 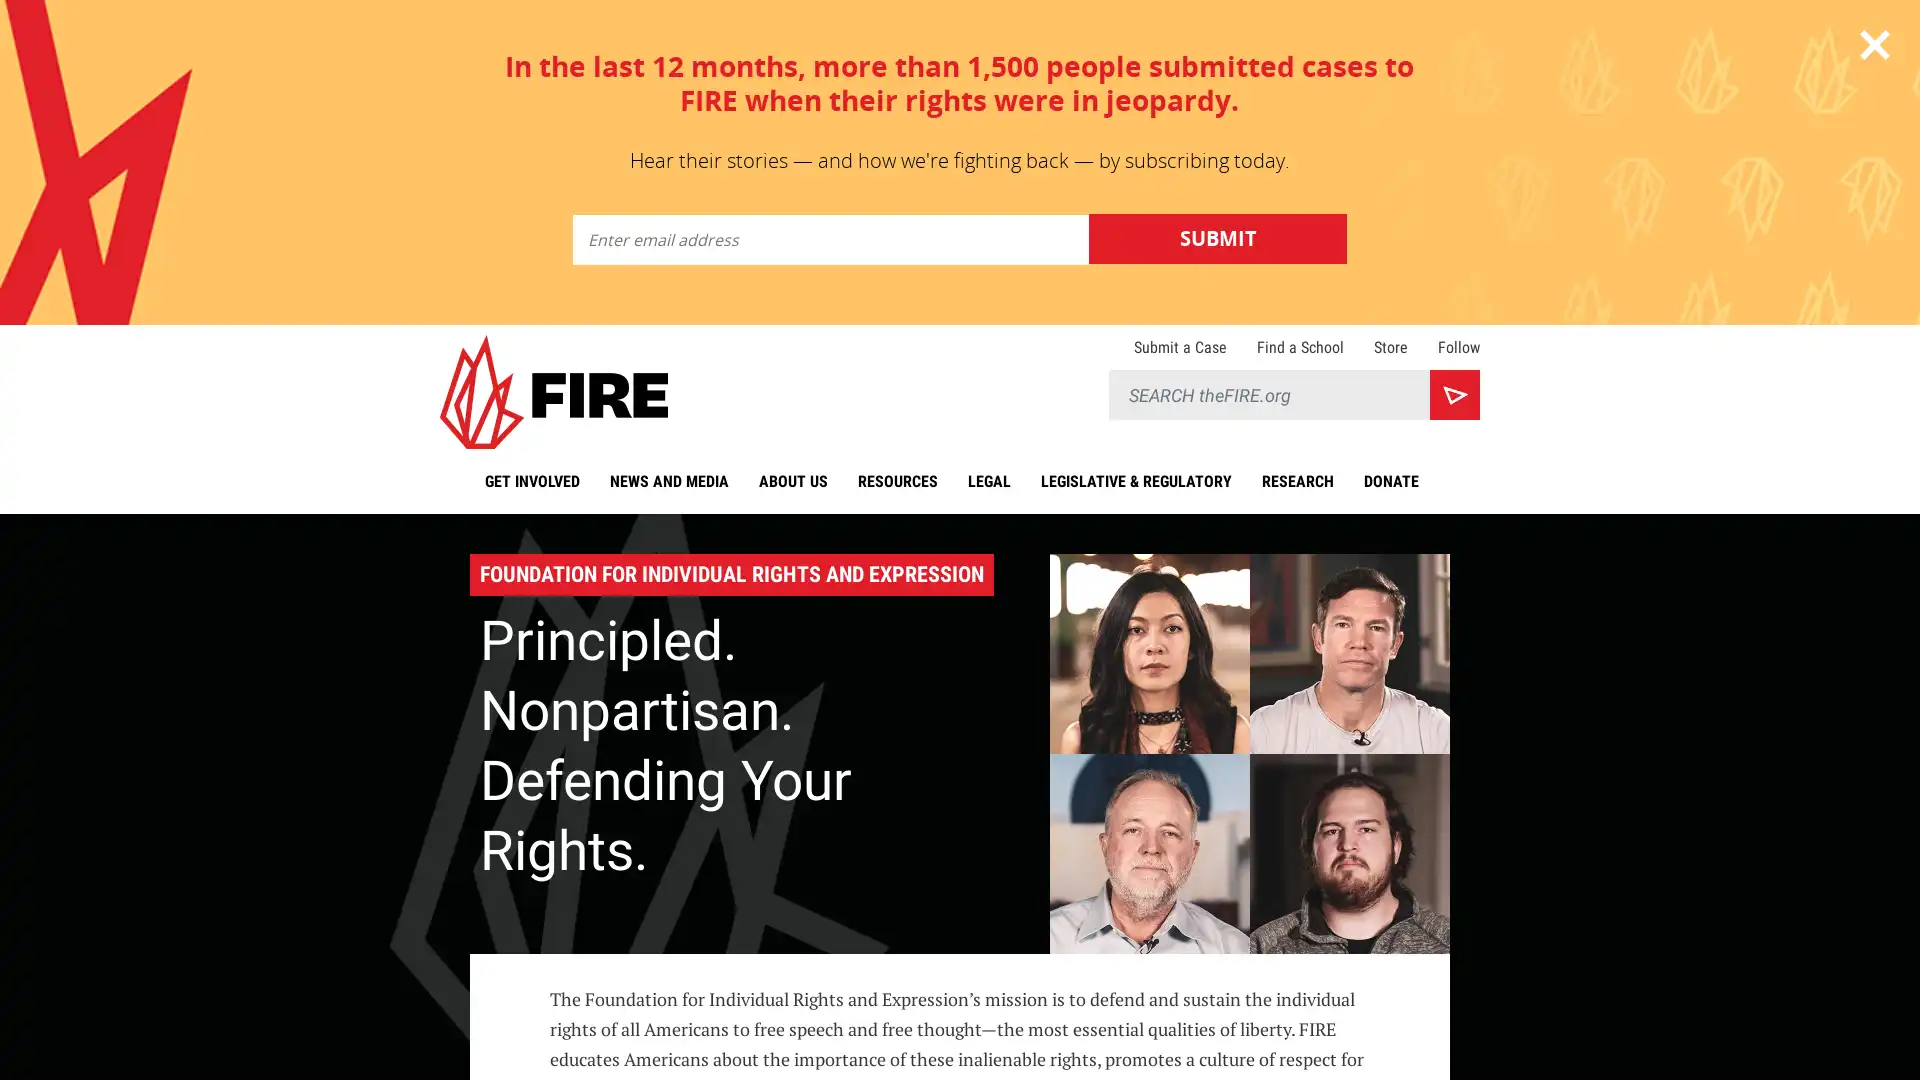 I want to click on Submit, so click(x=1217, y=238).